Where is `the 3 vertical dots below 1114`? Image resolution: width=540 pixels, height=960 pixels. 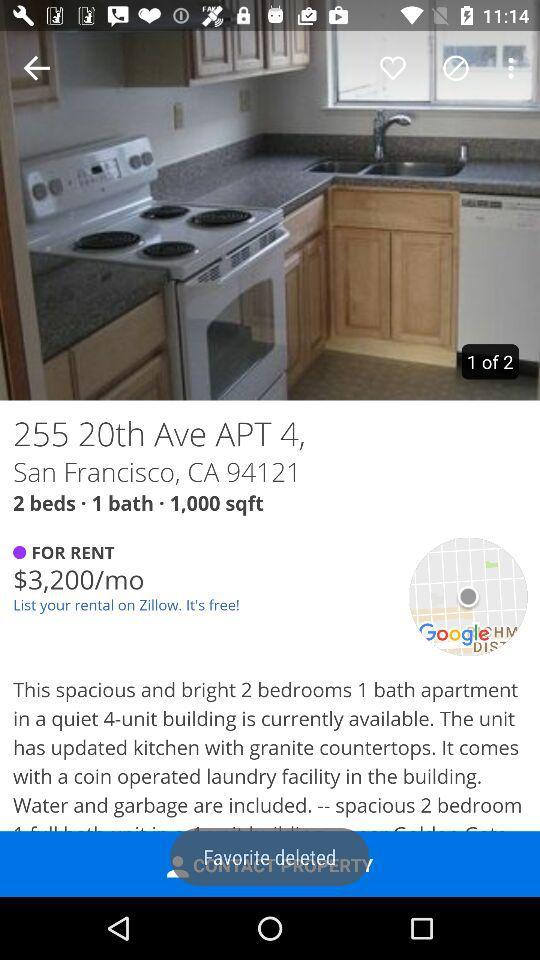
the 3 vertical dots below 1114 is located at coordinates (514, 68).